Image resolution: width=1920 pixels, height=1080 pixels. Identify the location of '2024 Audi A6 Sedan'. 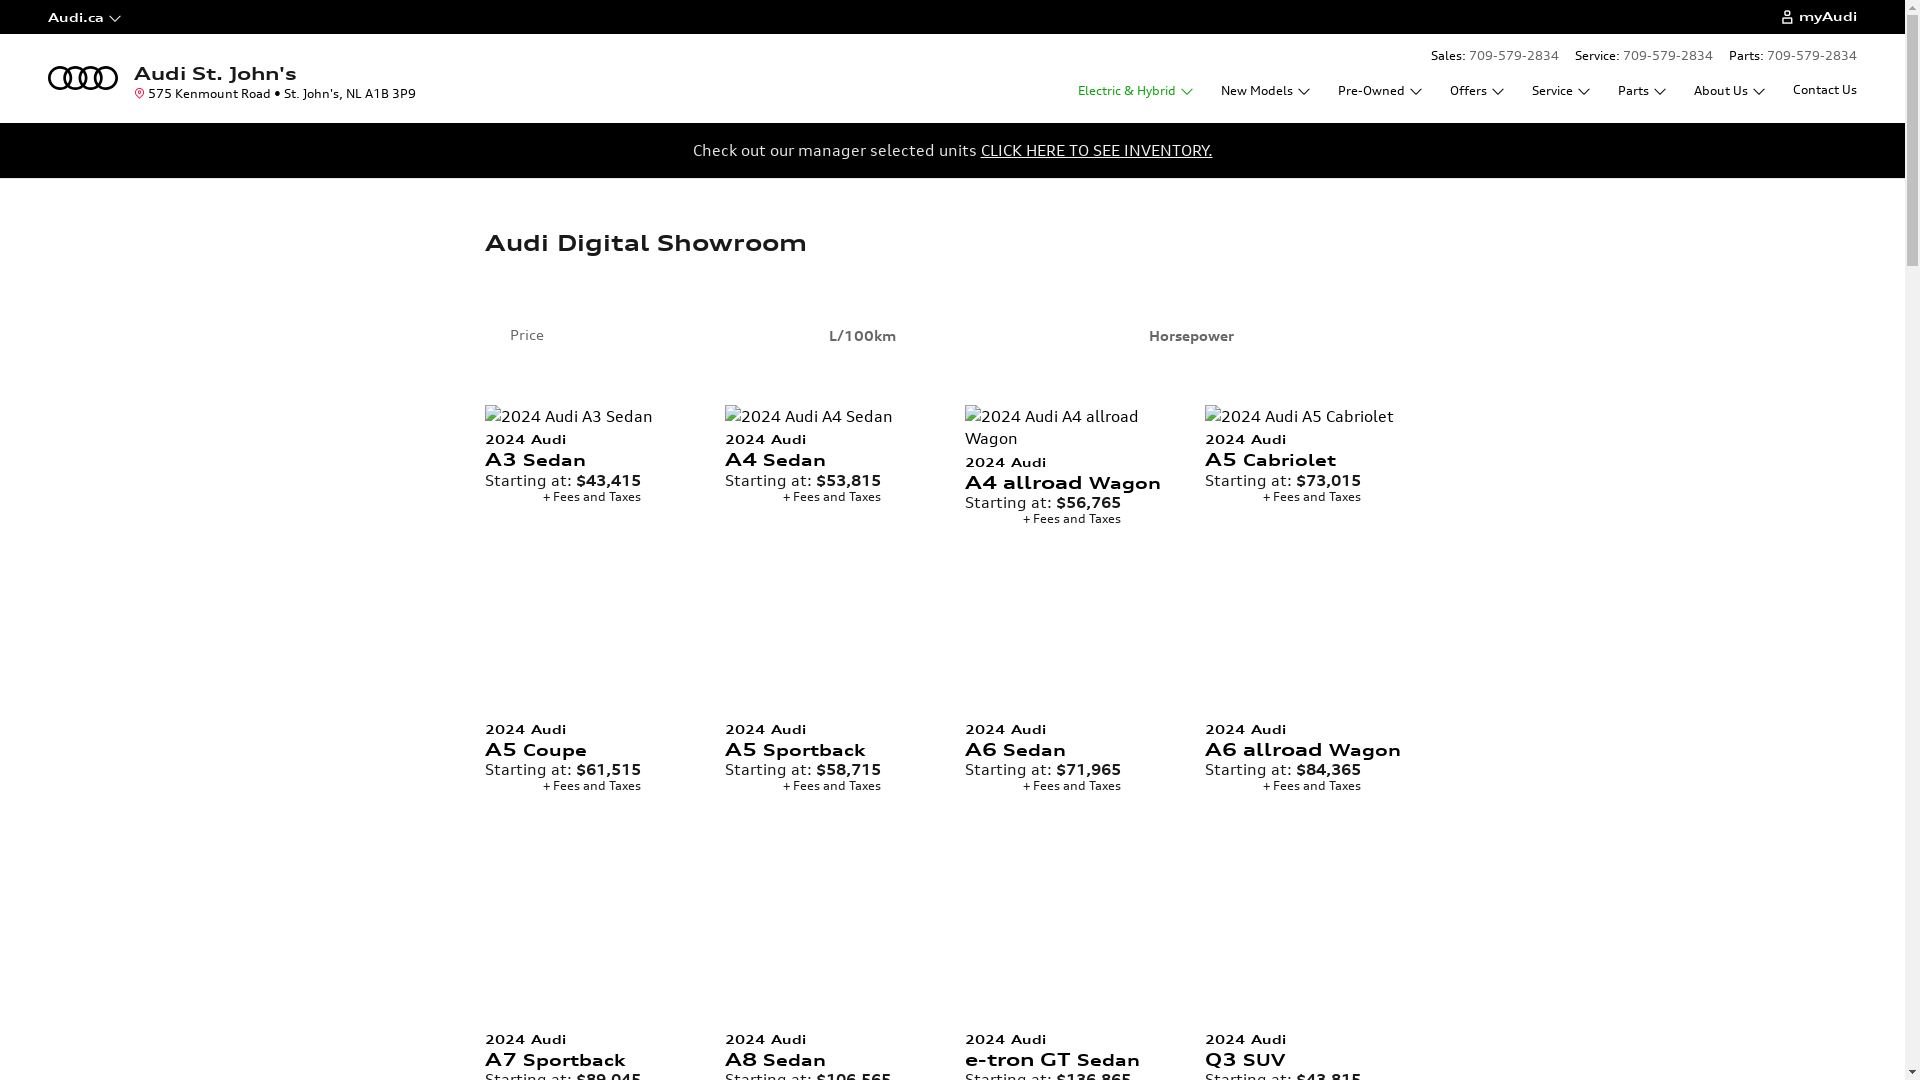
(1061, 737).